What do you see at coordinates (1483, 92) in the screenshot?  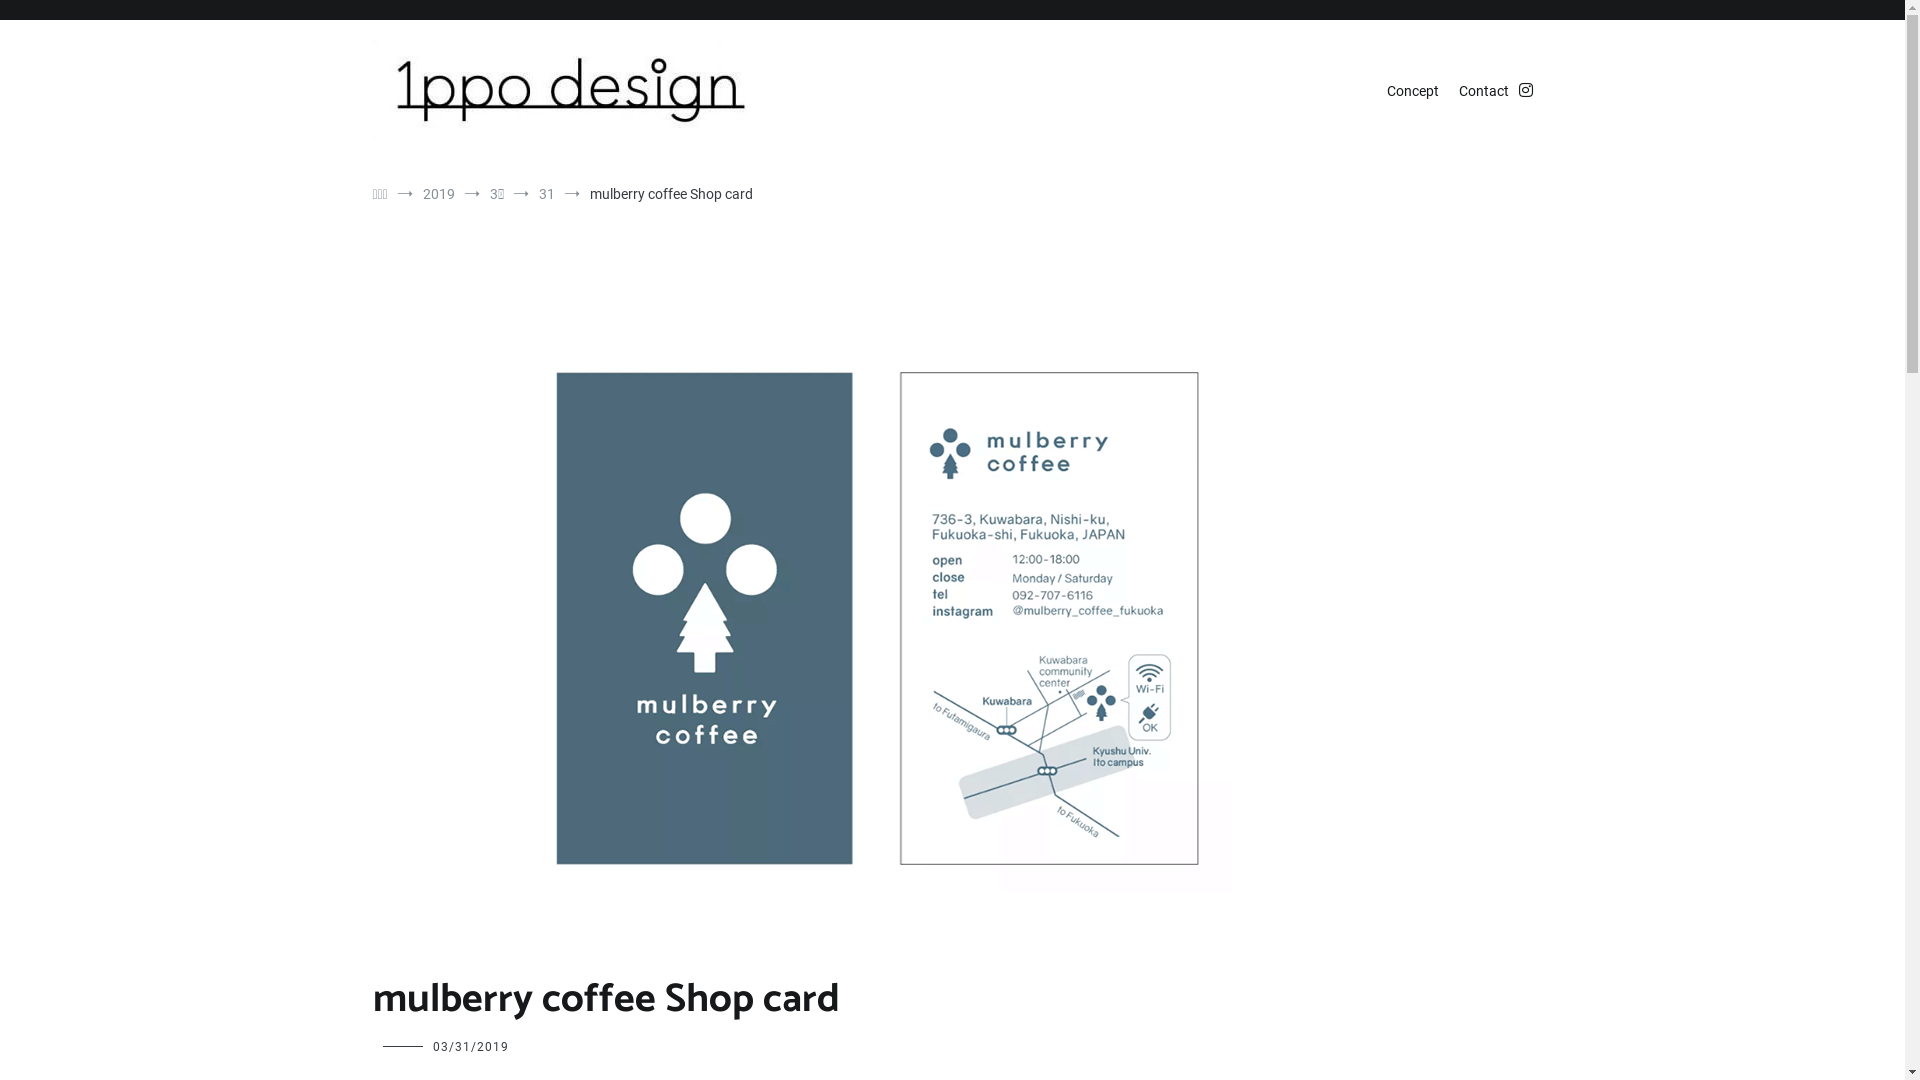 I see `'Contact'` at bounding box center [1483, 92].